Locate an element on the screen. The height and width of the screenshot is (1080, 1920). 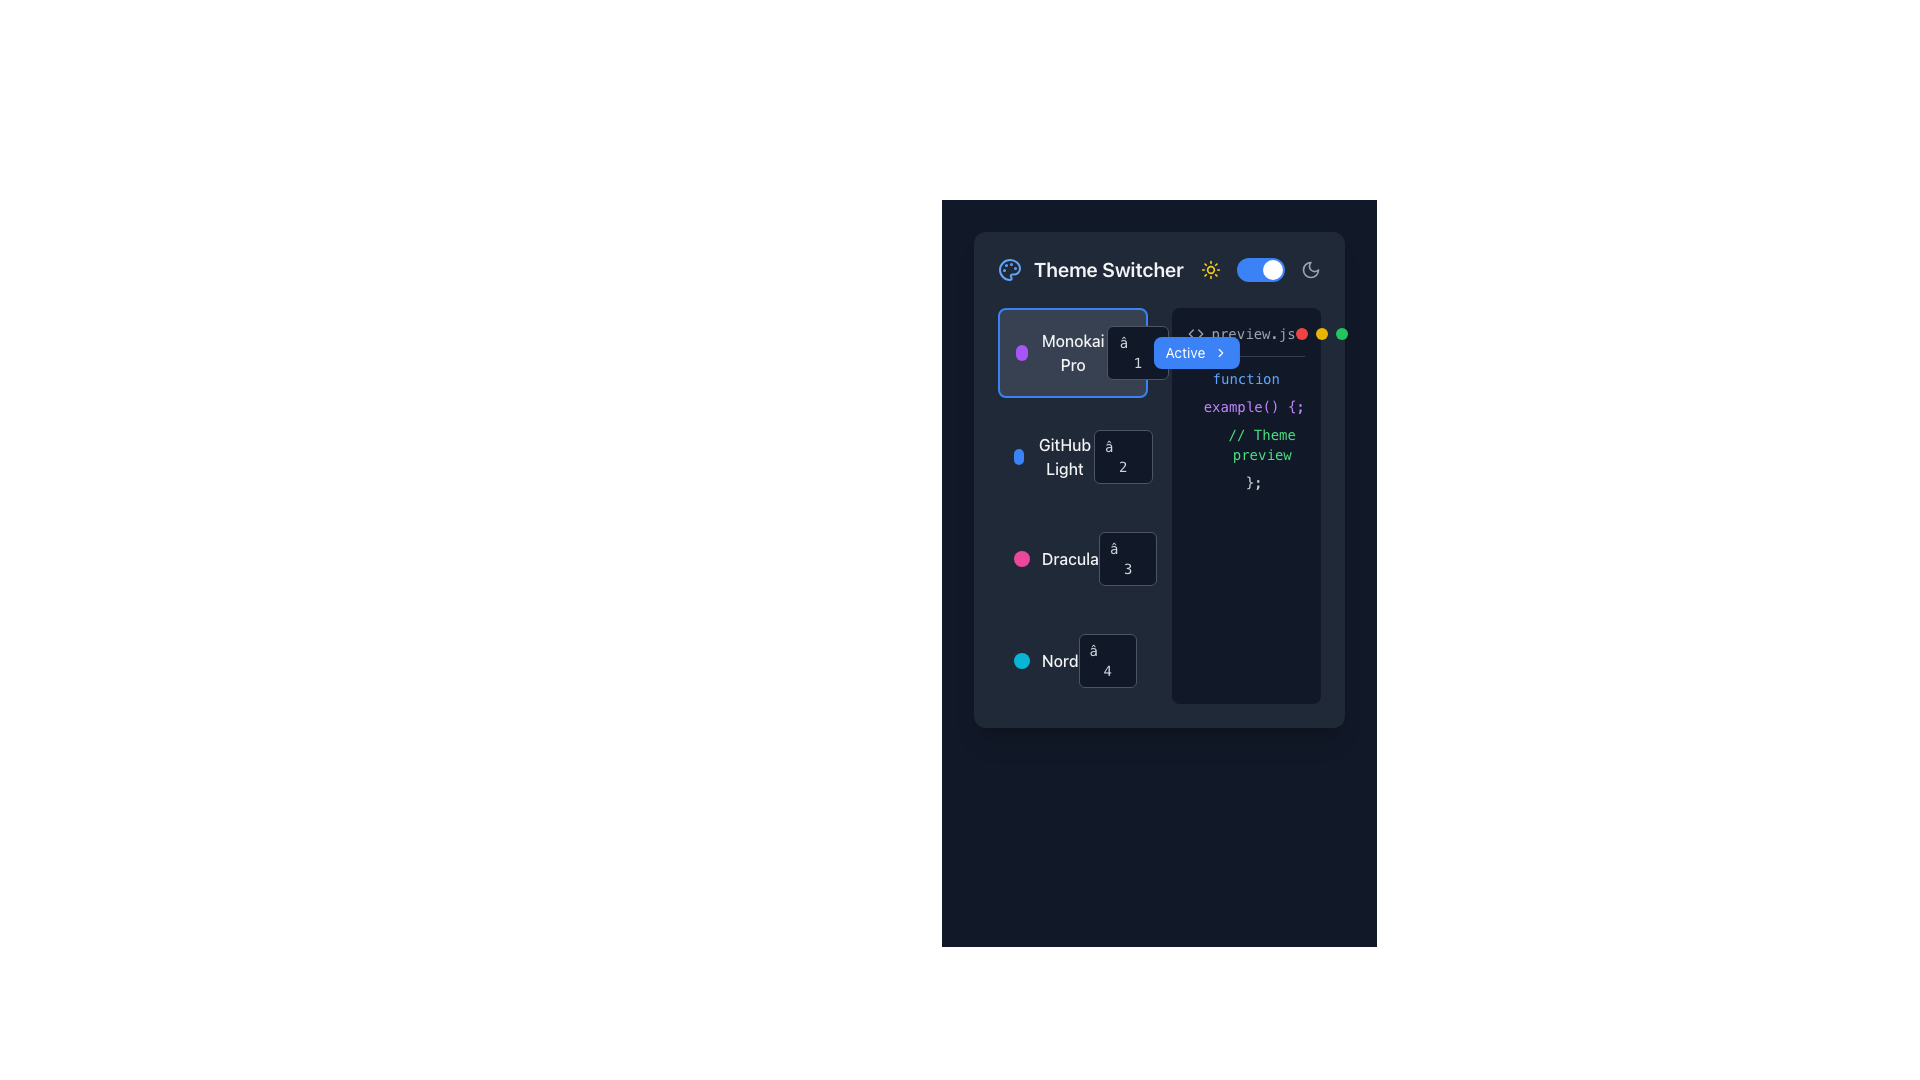
the first list item representing a selectable theme option with a highlighted blue-lit border is located at coordinates (1071, 352).